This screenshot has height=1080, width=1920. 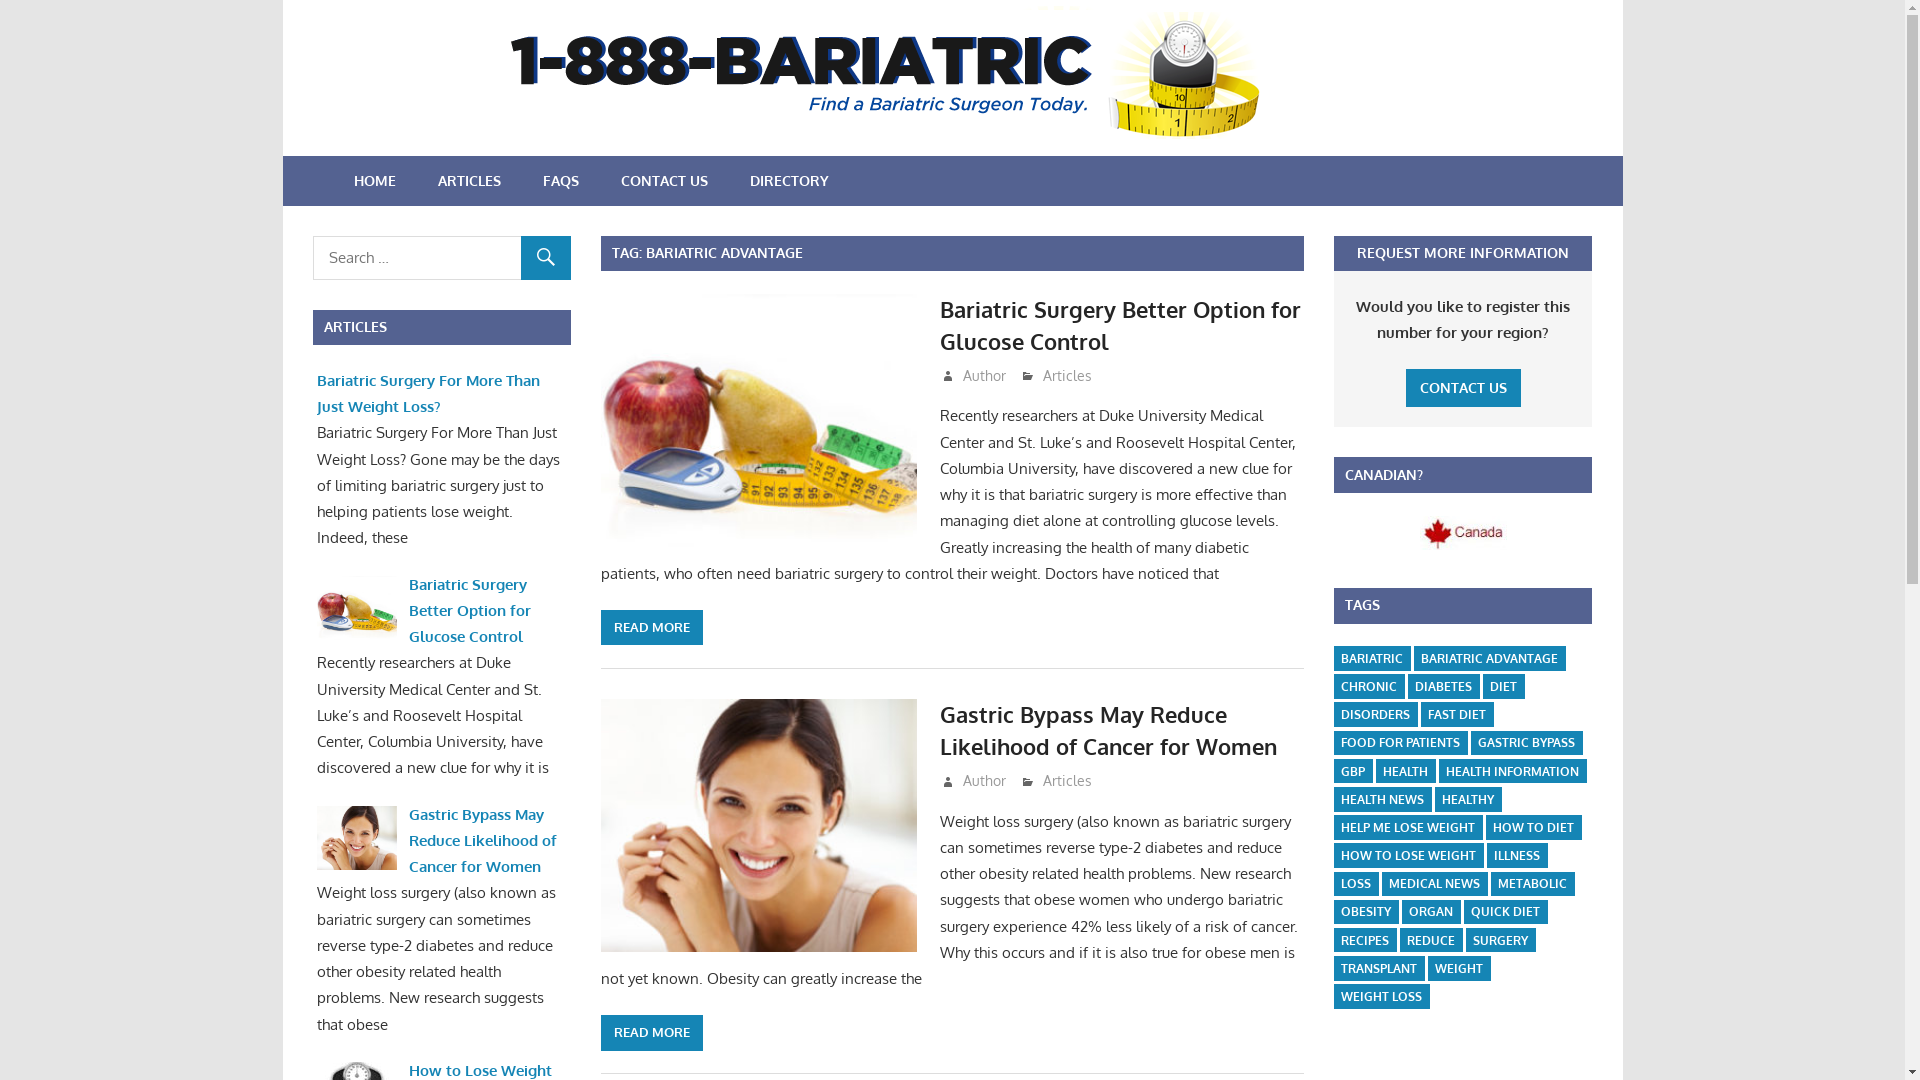 What do you see at coordinates (315, 393) in the screenshot?
I see `'Bariatric Surgery For More Than Just Weight Loss?'` at bounding box center [315, 393].